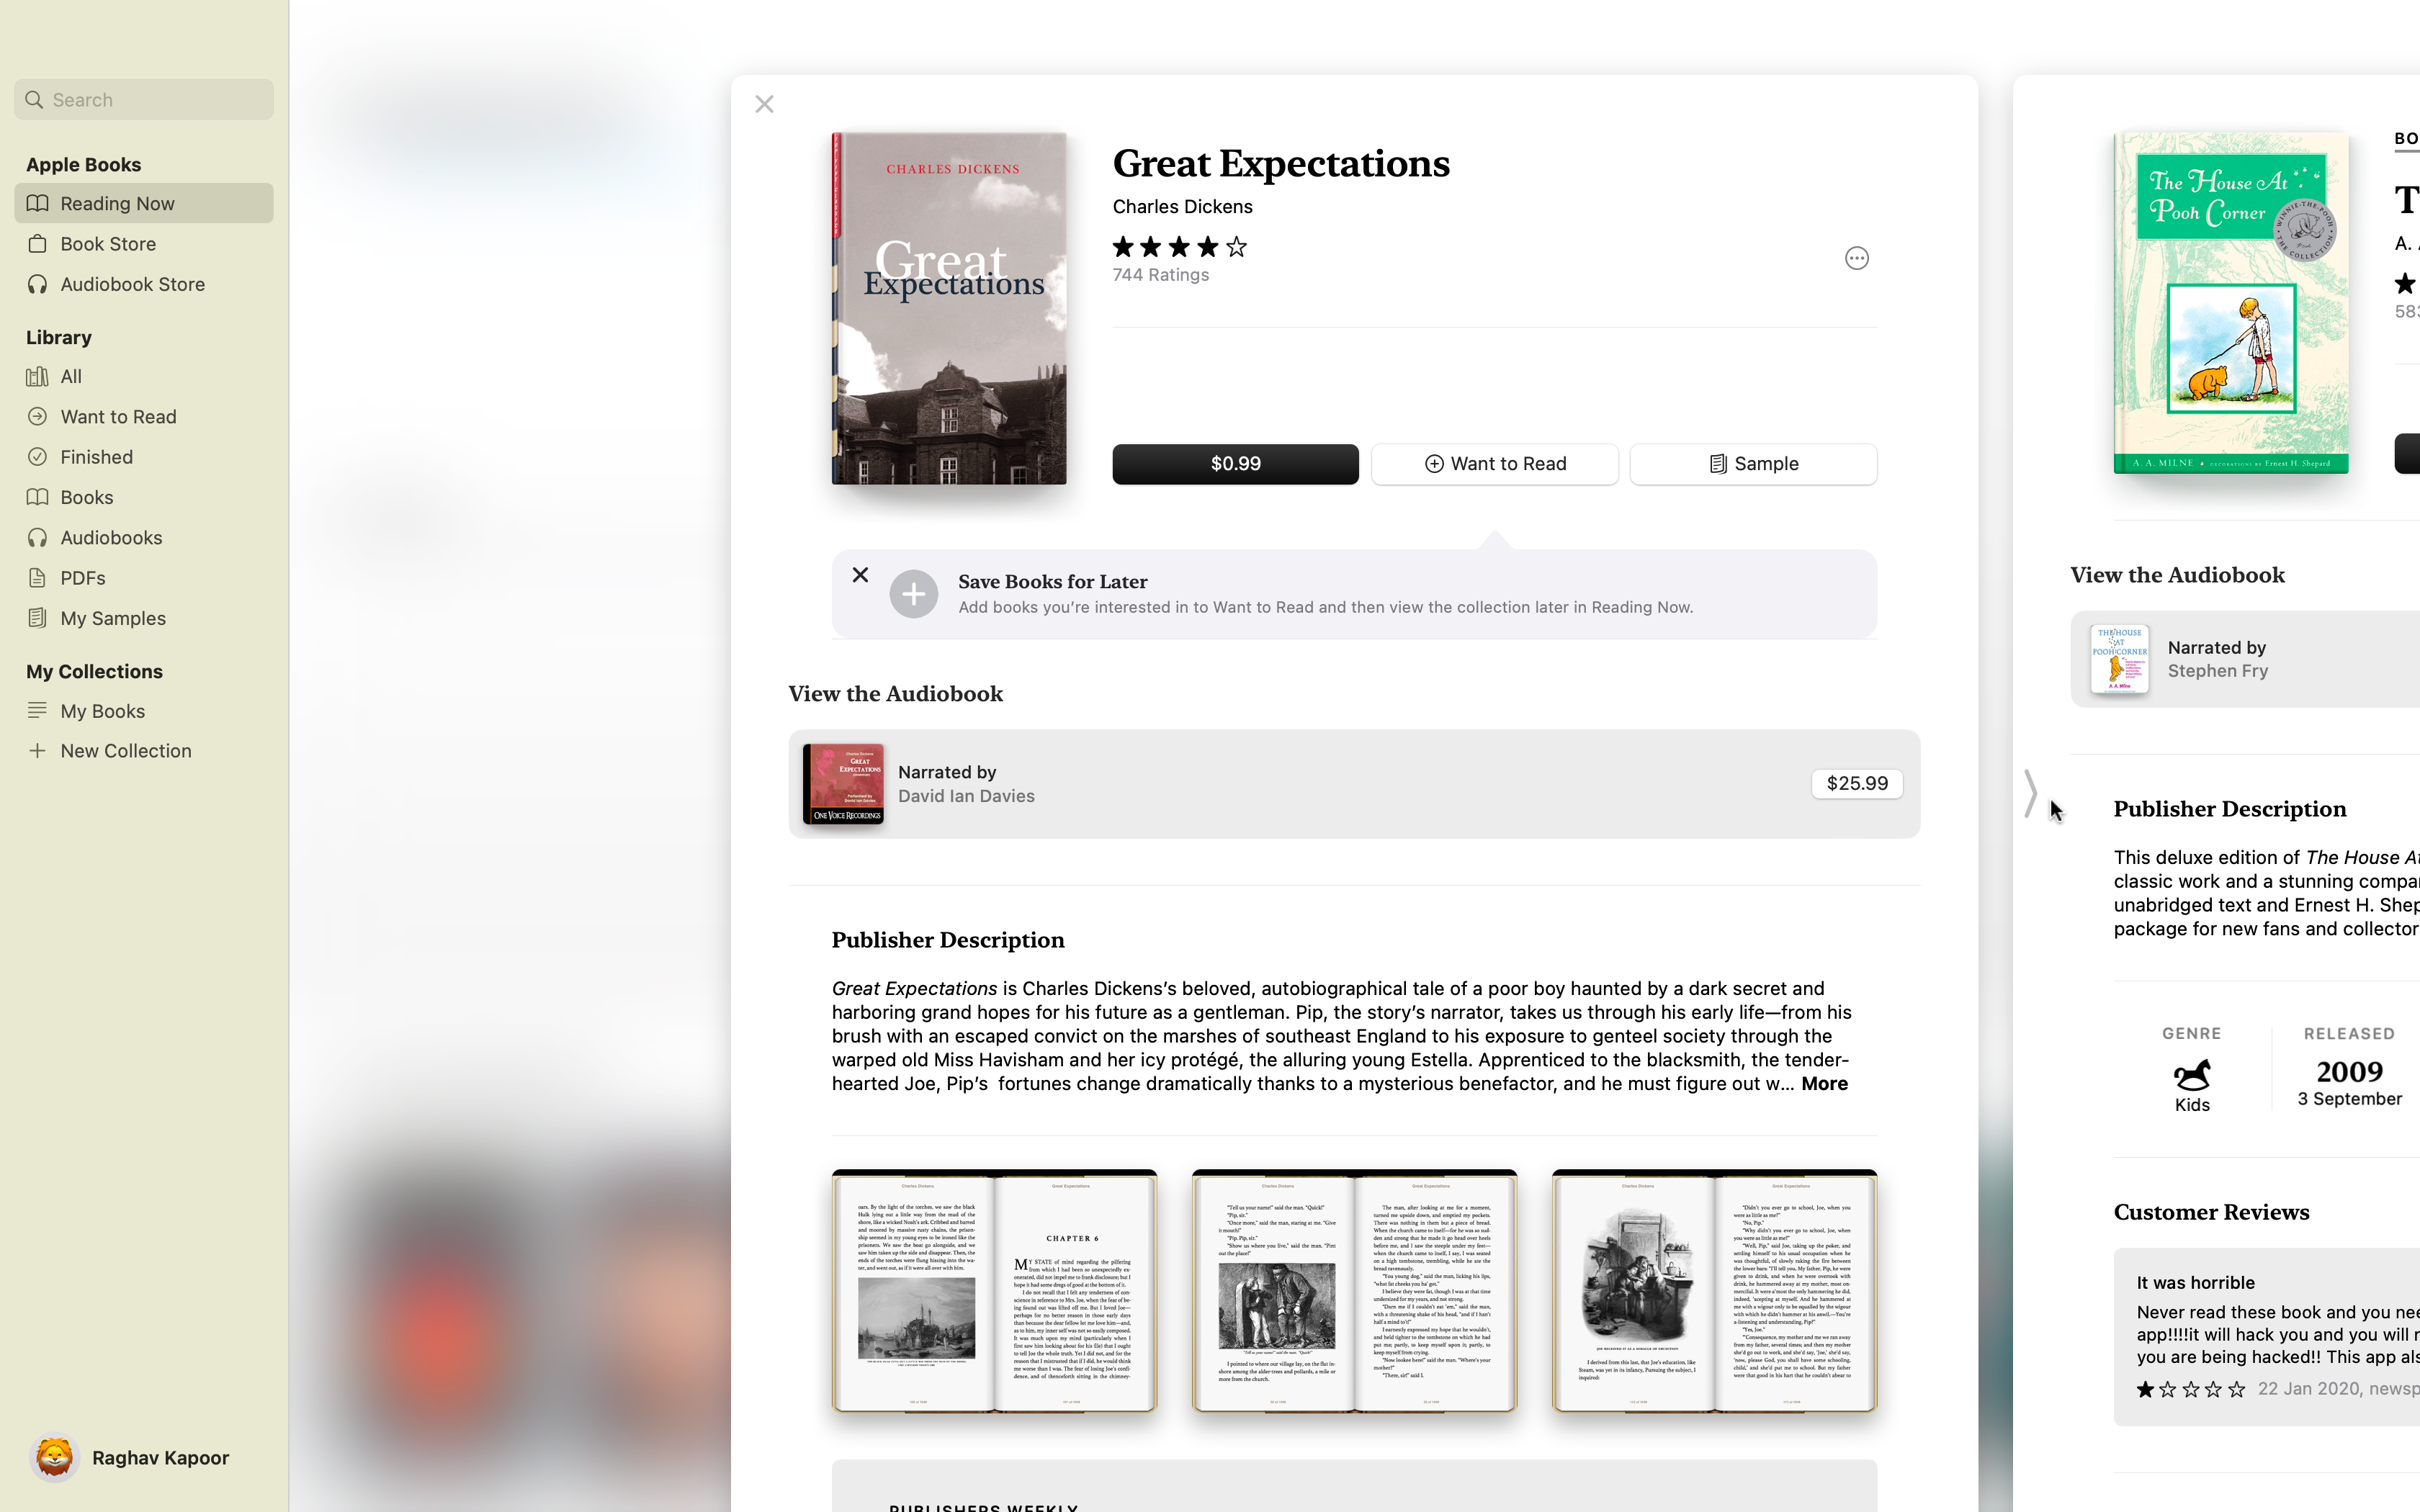 This screenshot has height=1512, width=2420. I want to click on Place the desired book in your wishlist, so click(912, 593).